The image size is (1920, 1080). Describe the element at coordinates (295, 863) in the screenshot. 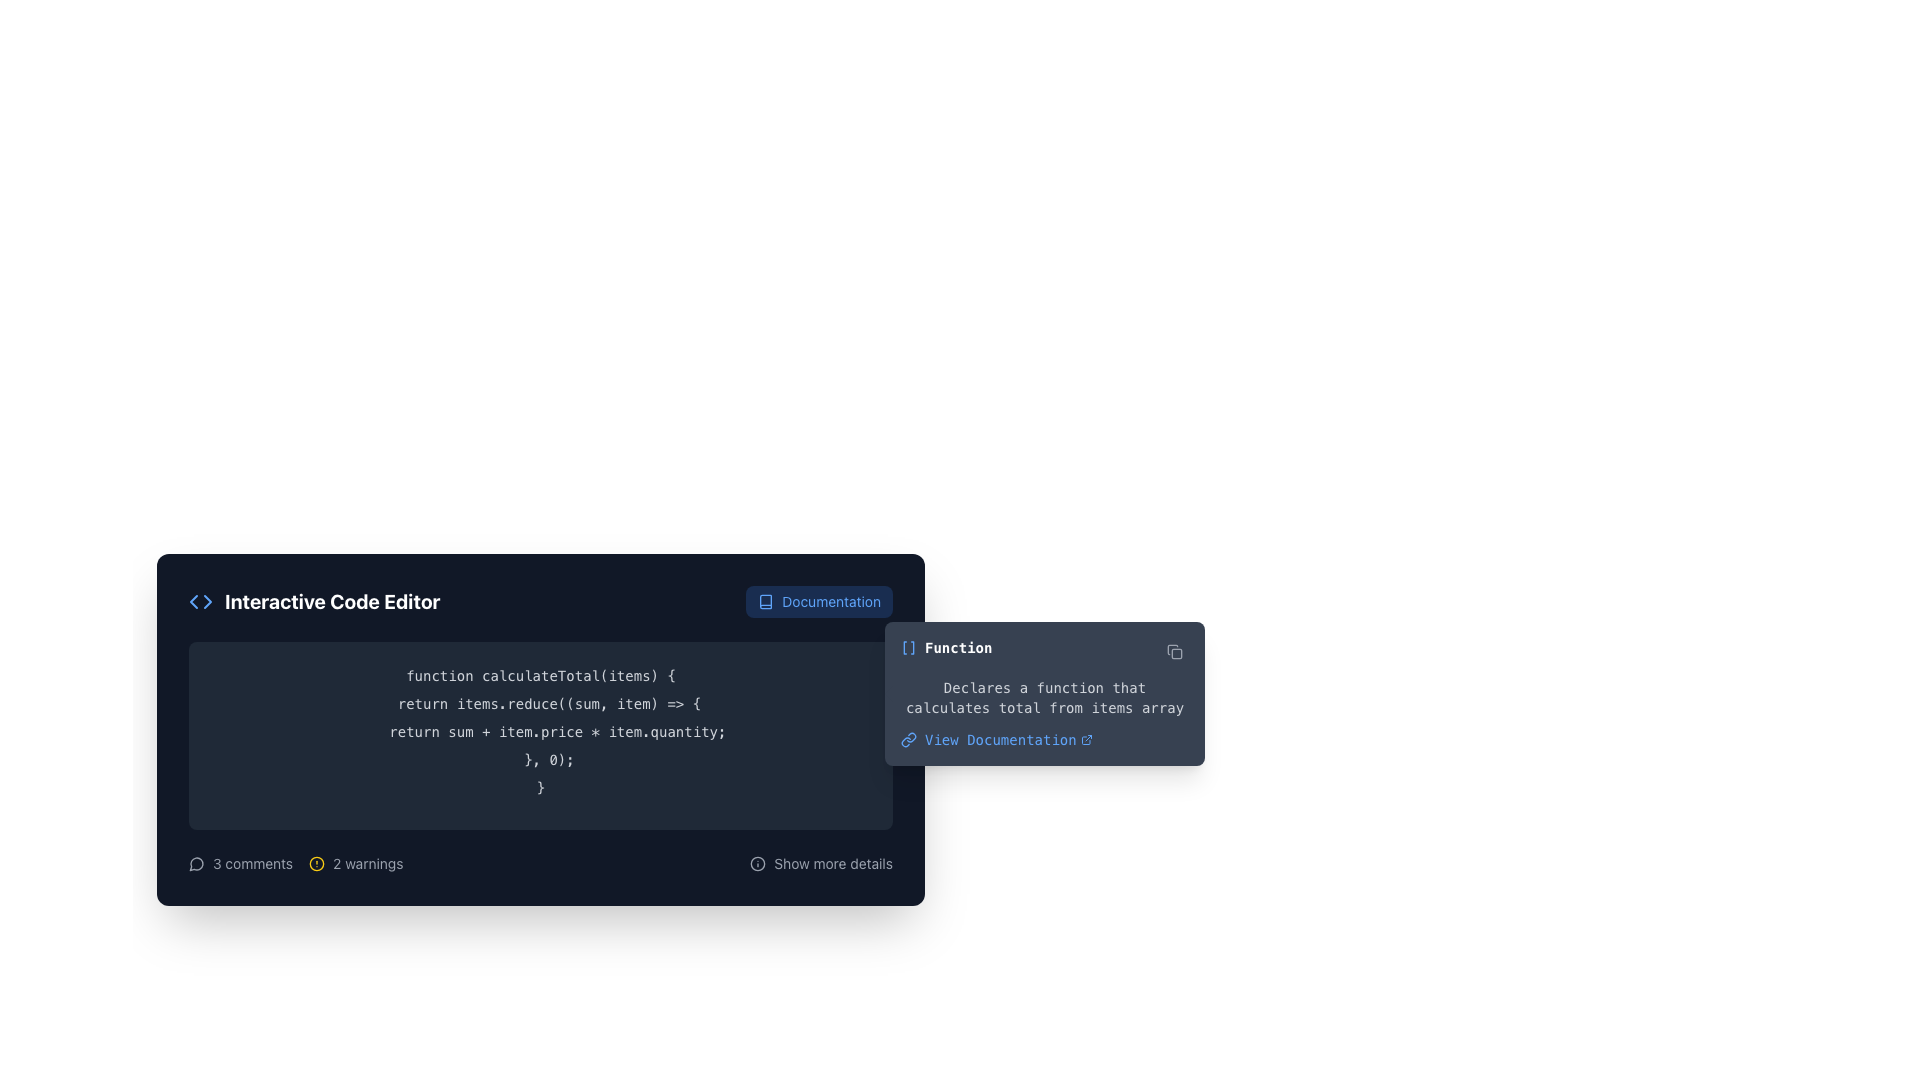

I see `the Status indicator displaying '3 comments' and '2 warnings' at the bottom-left corner of the 'Interactive Code Editor' panel` at that location.